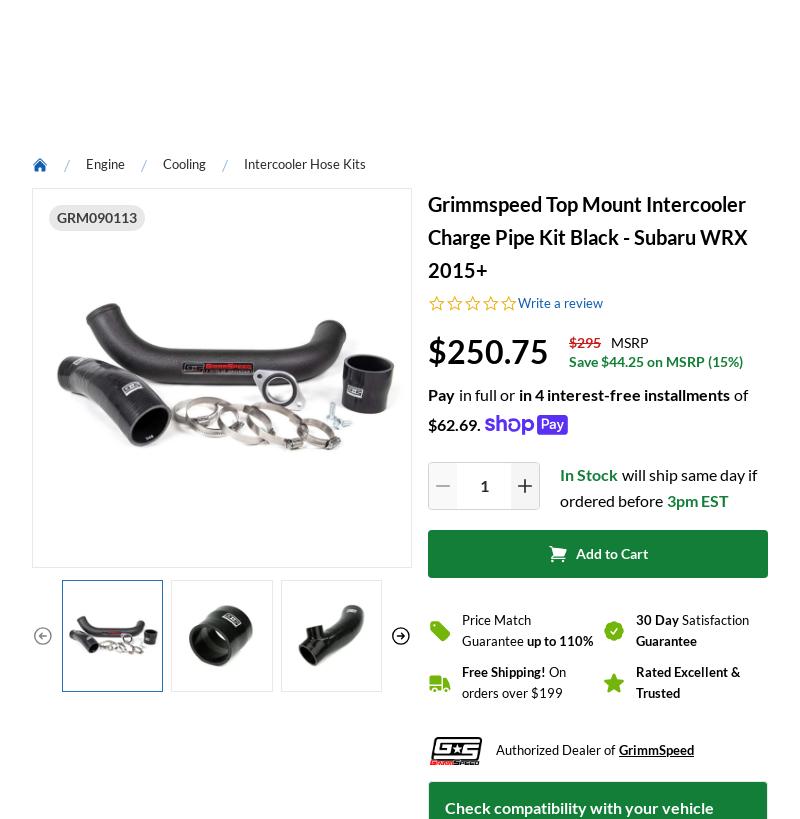 The height and width of the screenshot is (819, 800). Describe the element at coordinates (541, 472) in the screenshot. I see `'Write A Review'` at that location.